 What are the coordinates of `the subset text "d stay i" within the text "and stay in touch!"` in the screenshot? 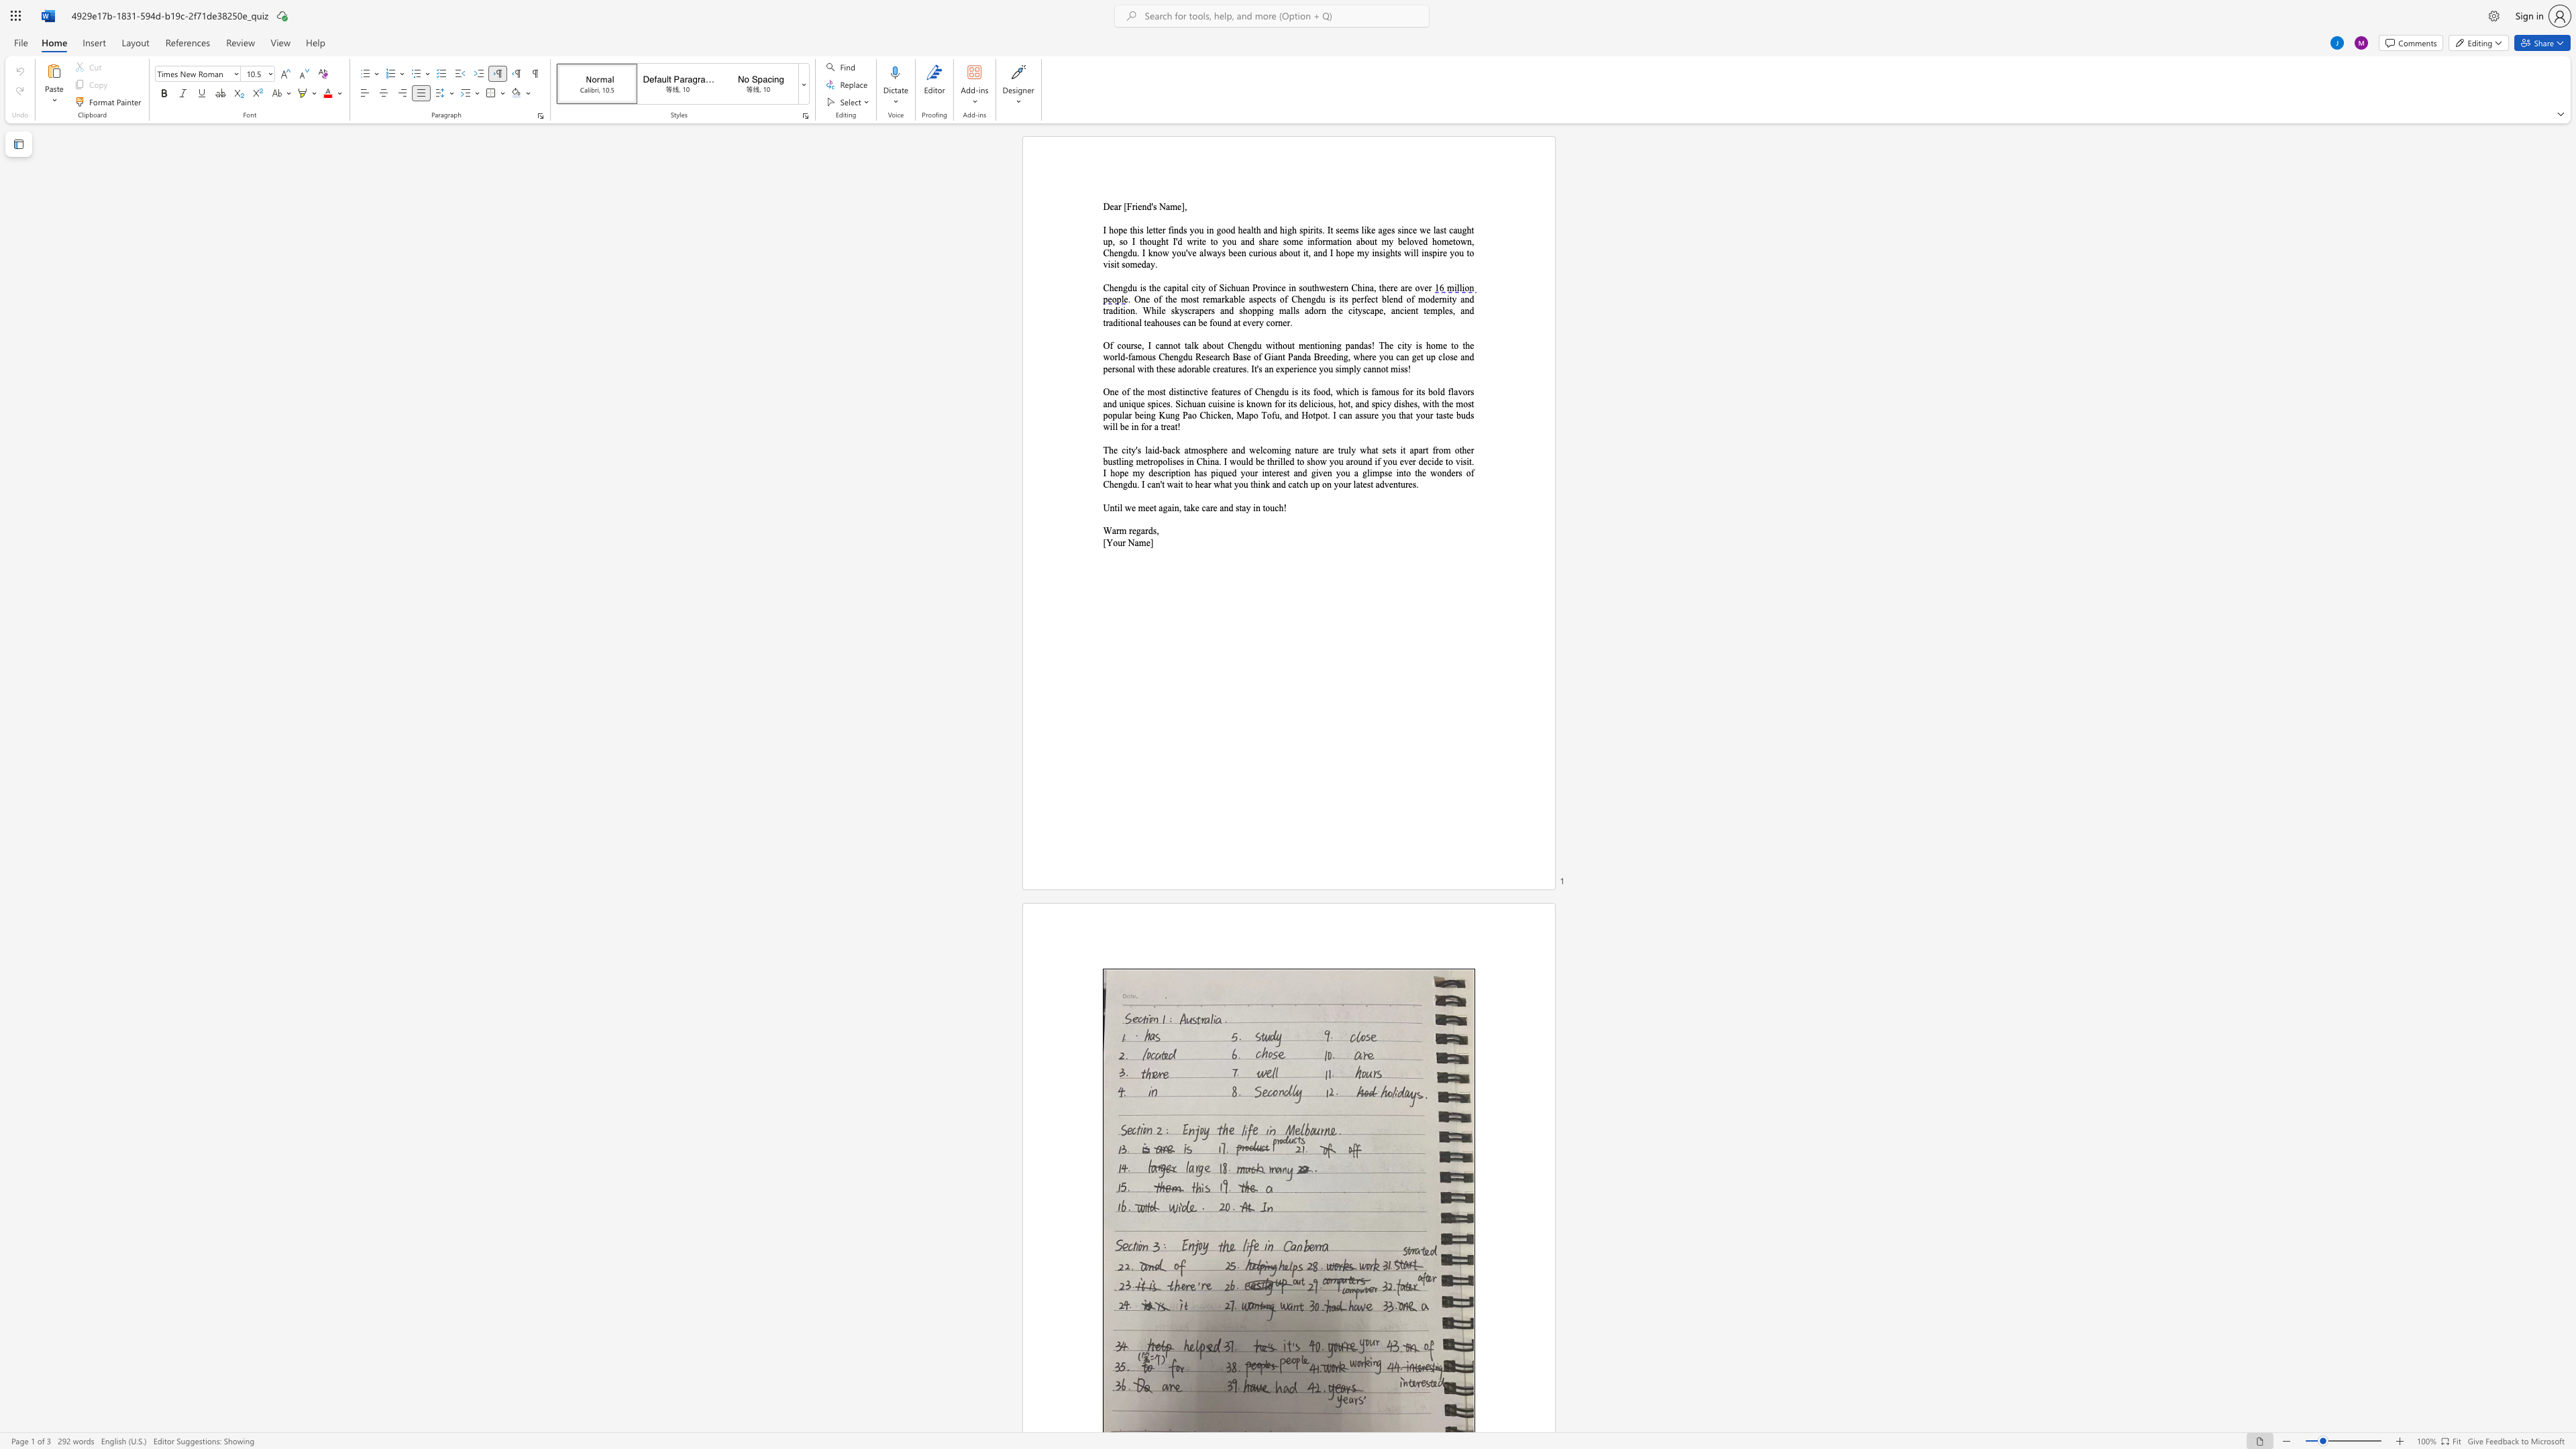 It's located at (1228, 506).